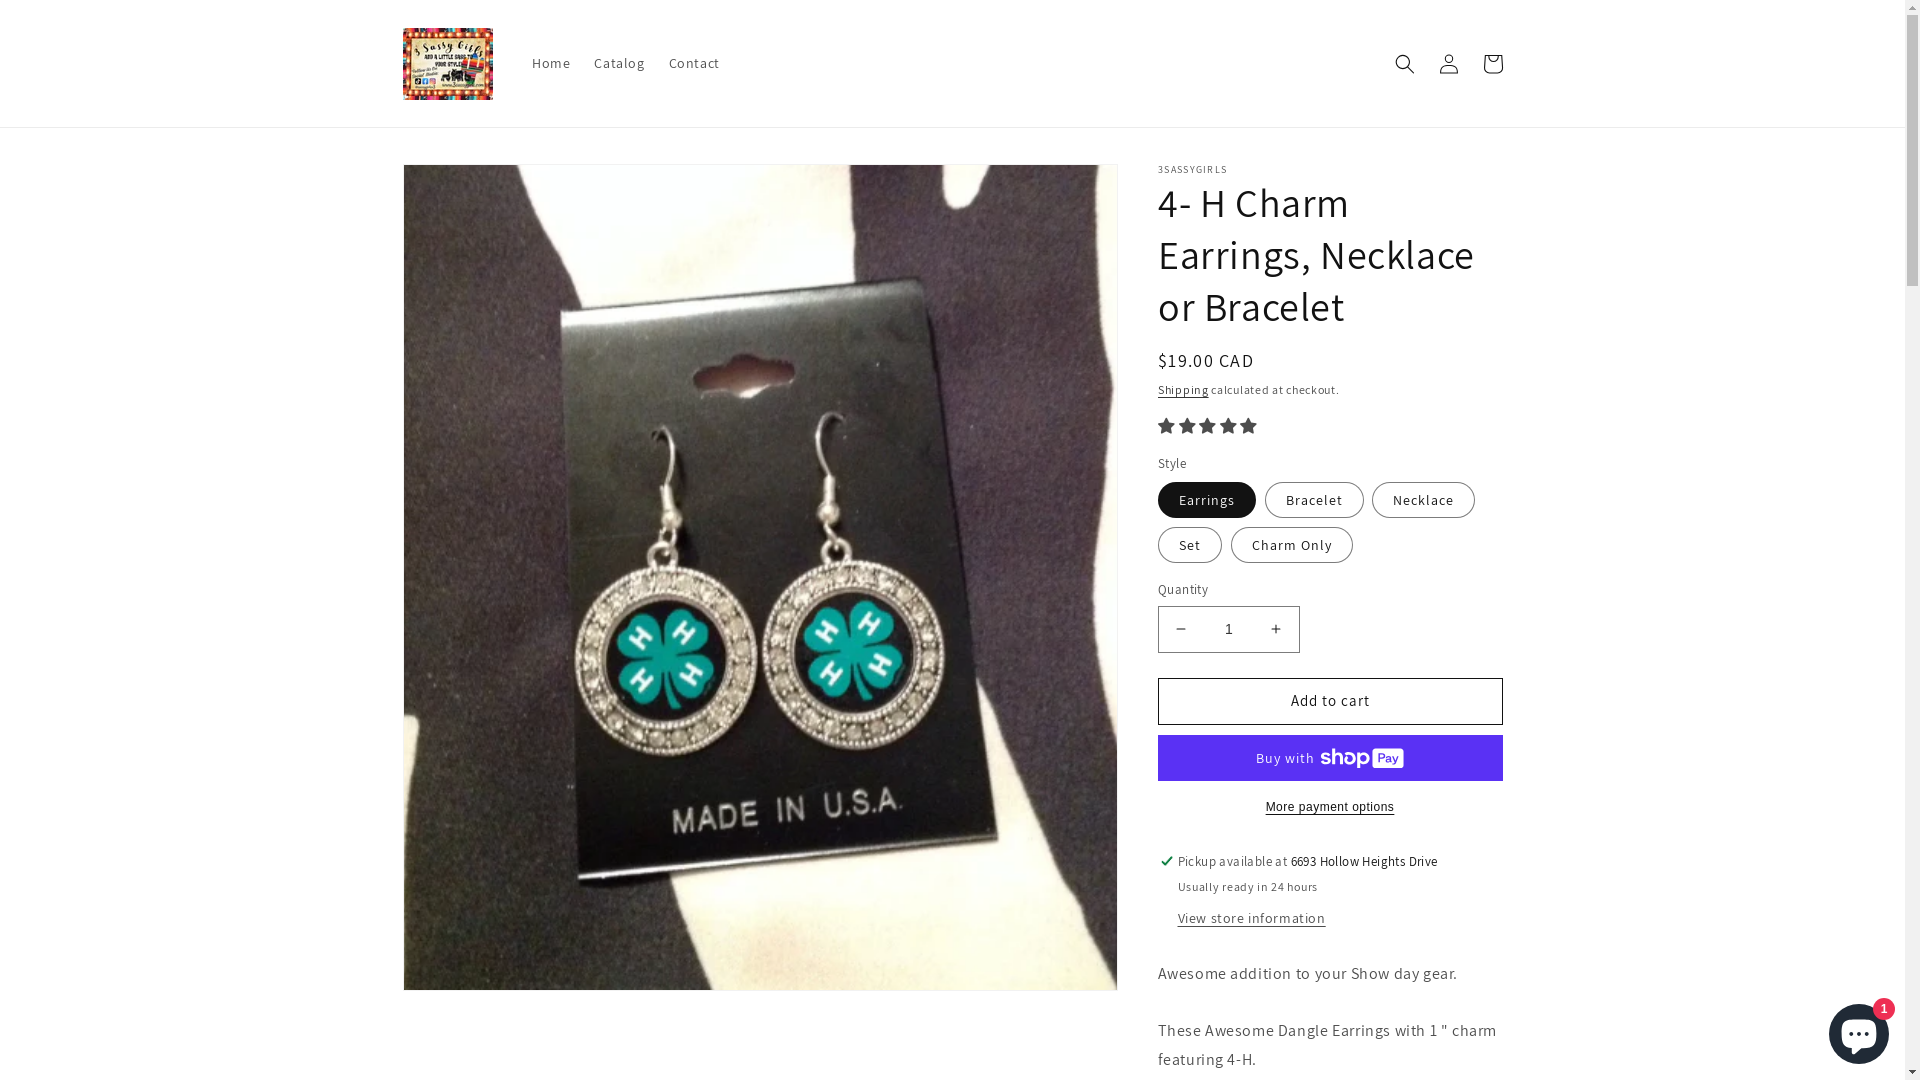 The image size is (1920, 1080). Describe the element at coordinates (551, 61) in the screenshot. I see `'Home'` at that location.